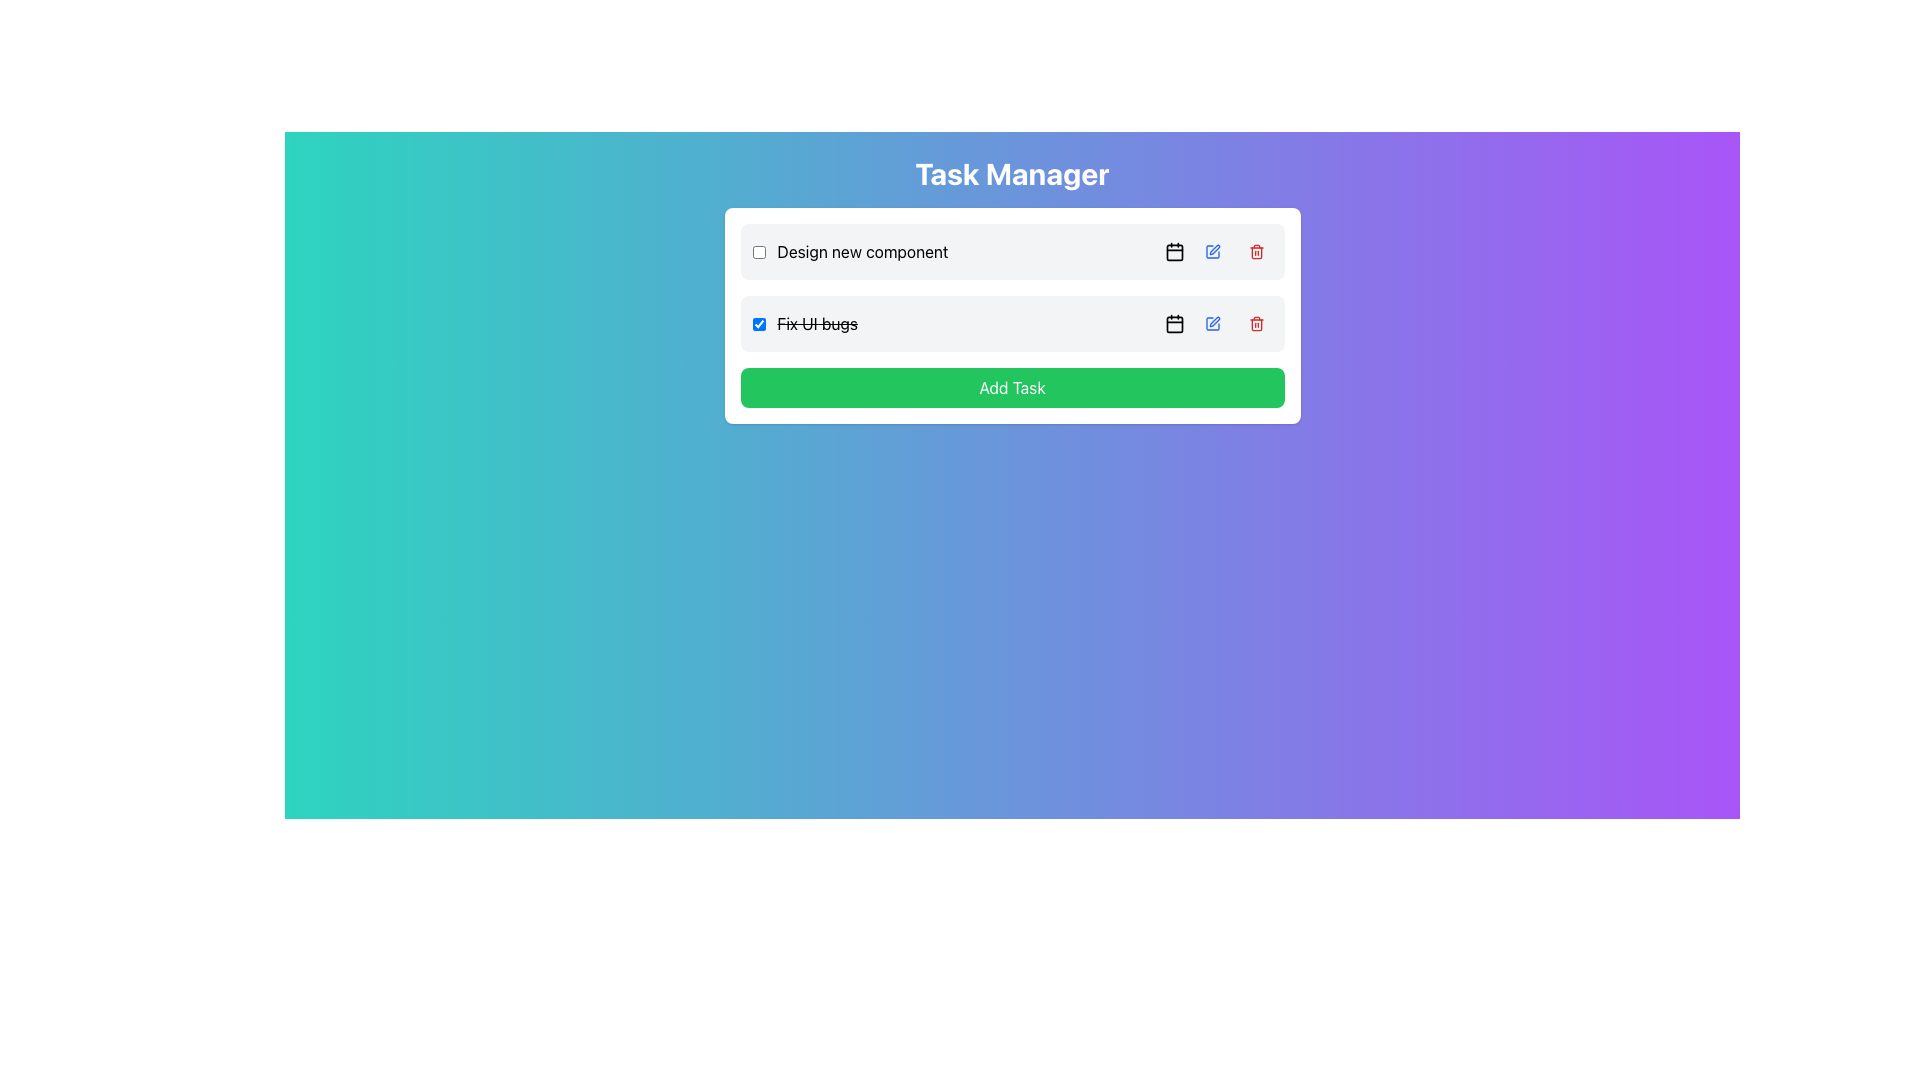 The width and height of the screenshot is (1920, 1080). I want to click on the small red trash can icon located at the far right of the second task row, so click(1255, 323).